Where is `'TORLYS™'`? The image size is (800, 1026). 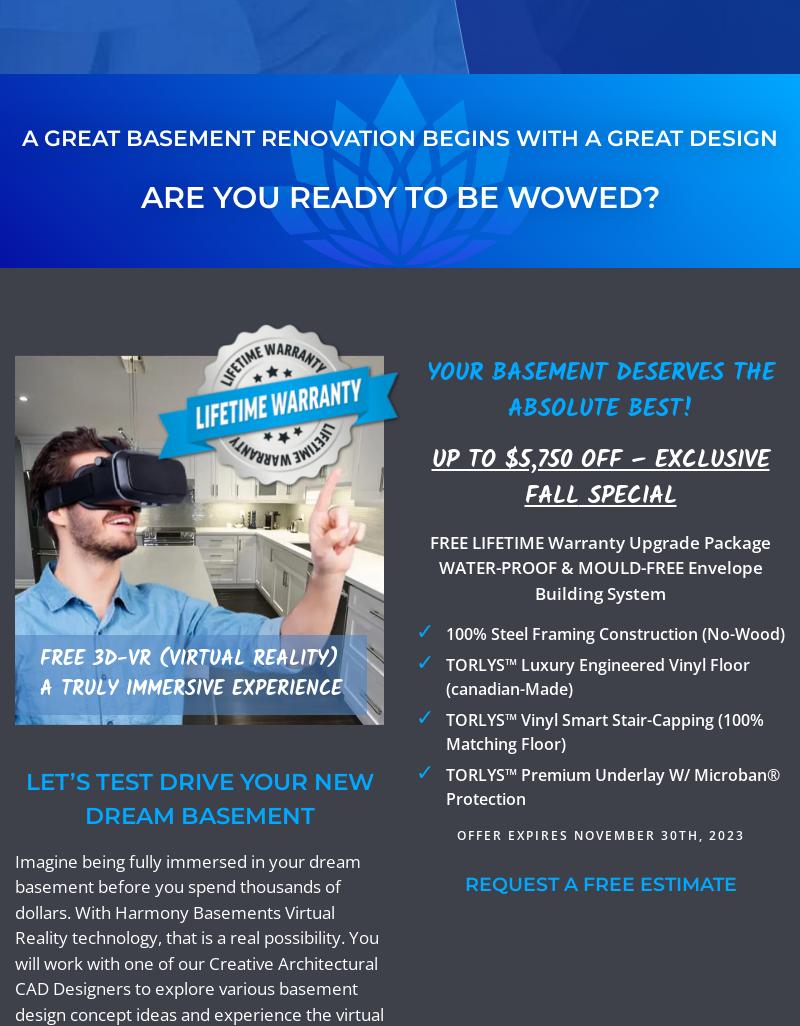
'TORLYS™' is located at coordinates (445, 720).